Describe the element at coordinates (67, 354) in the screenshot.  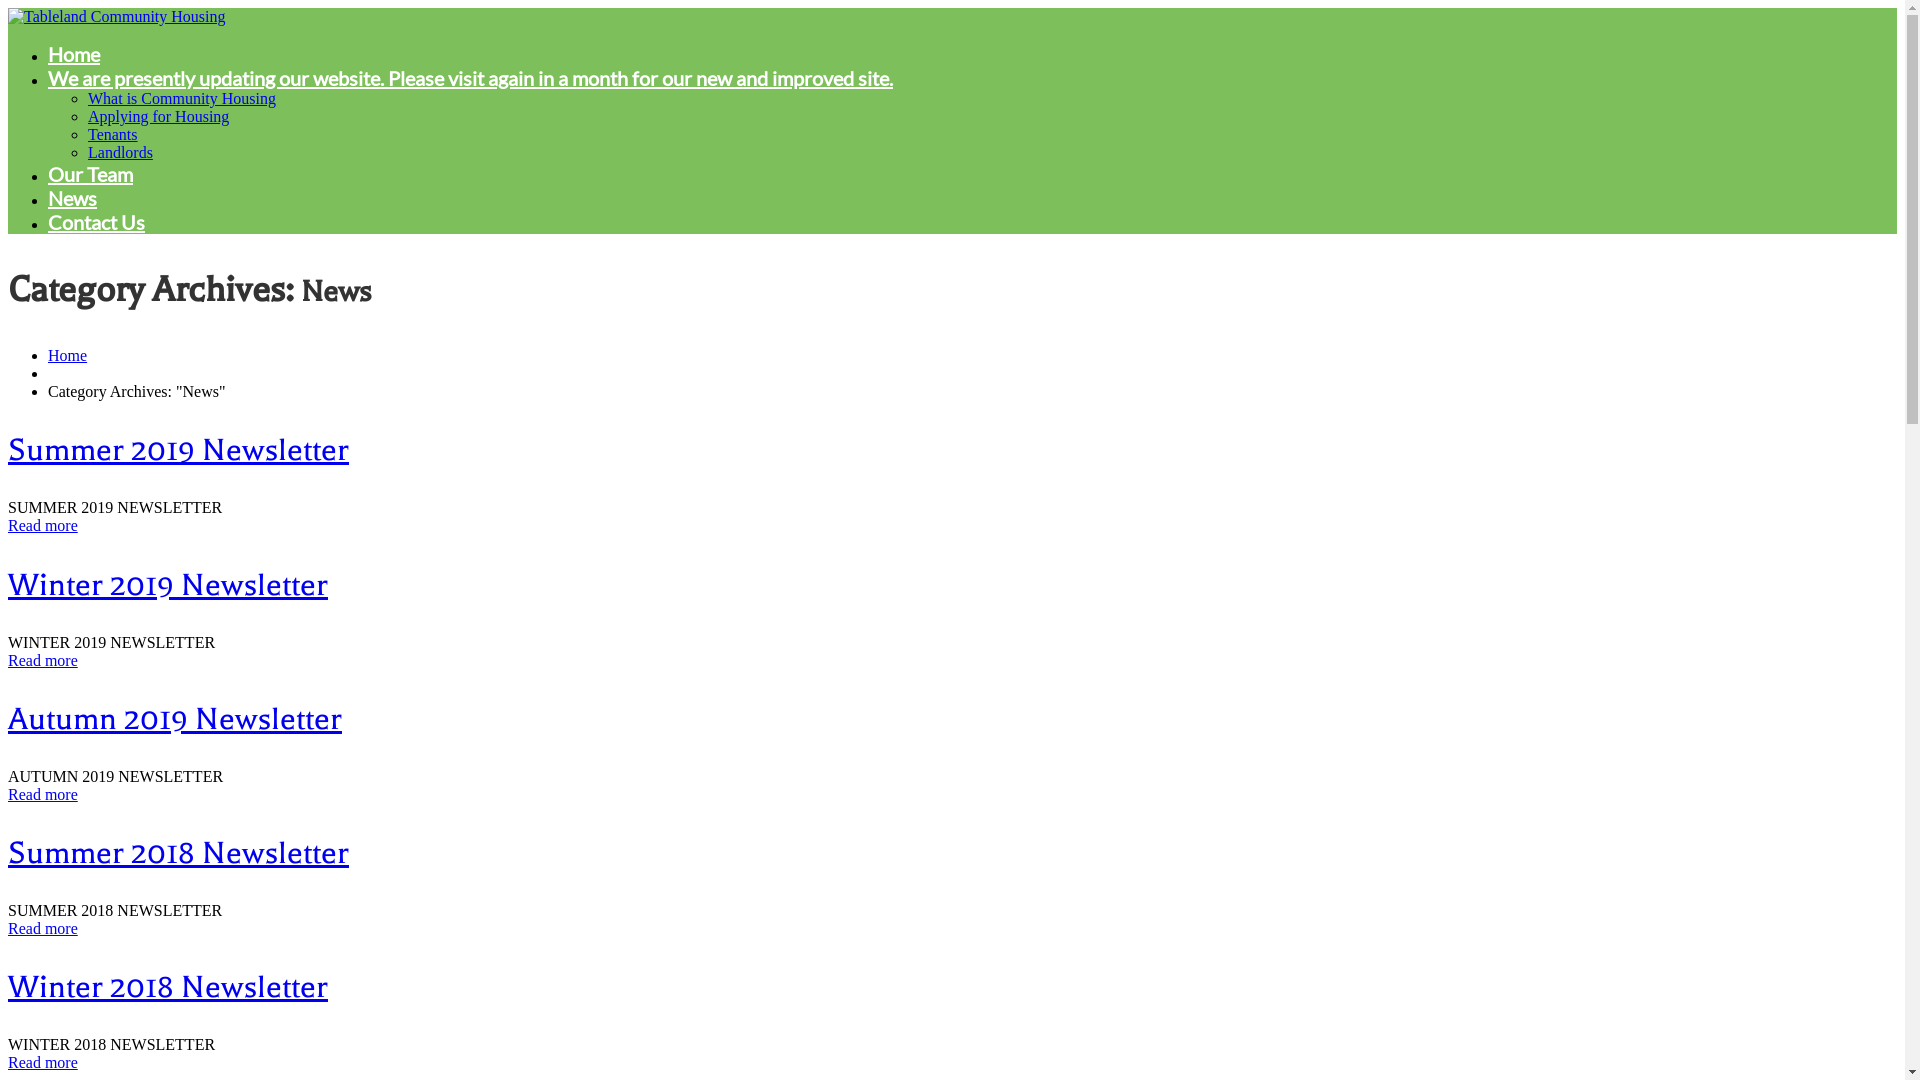
I see `'Home'` at that location.